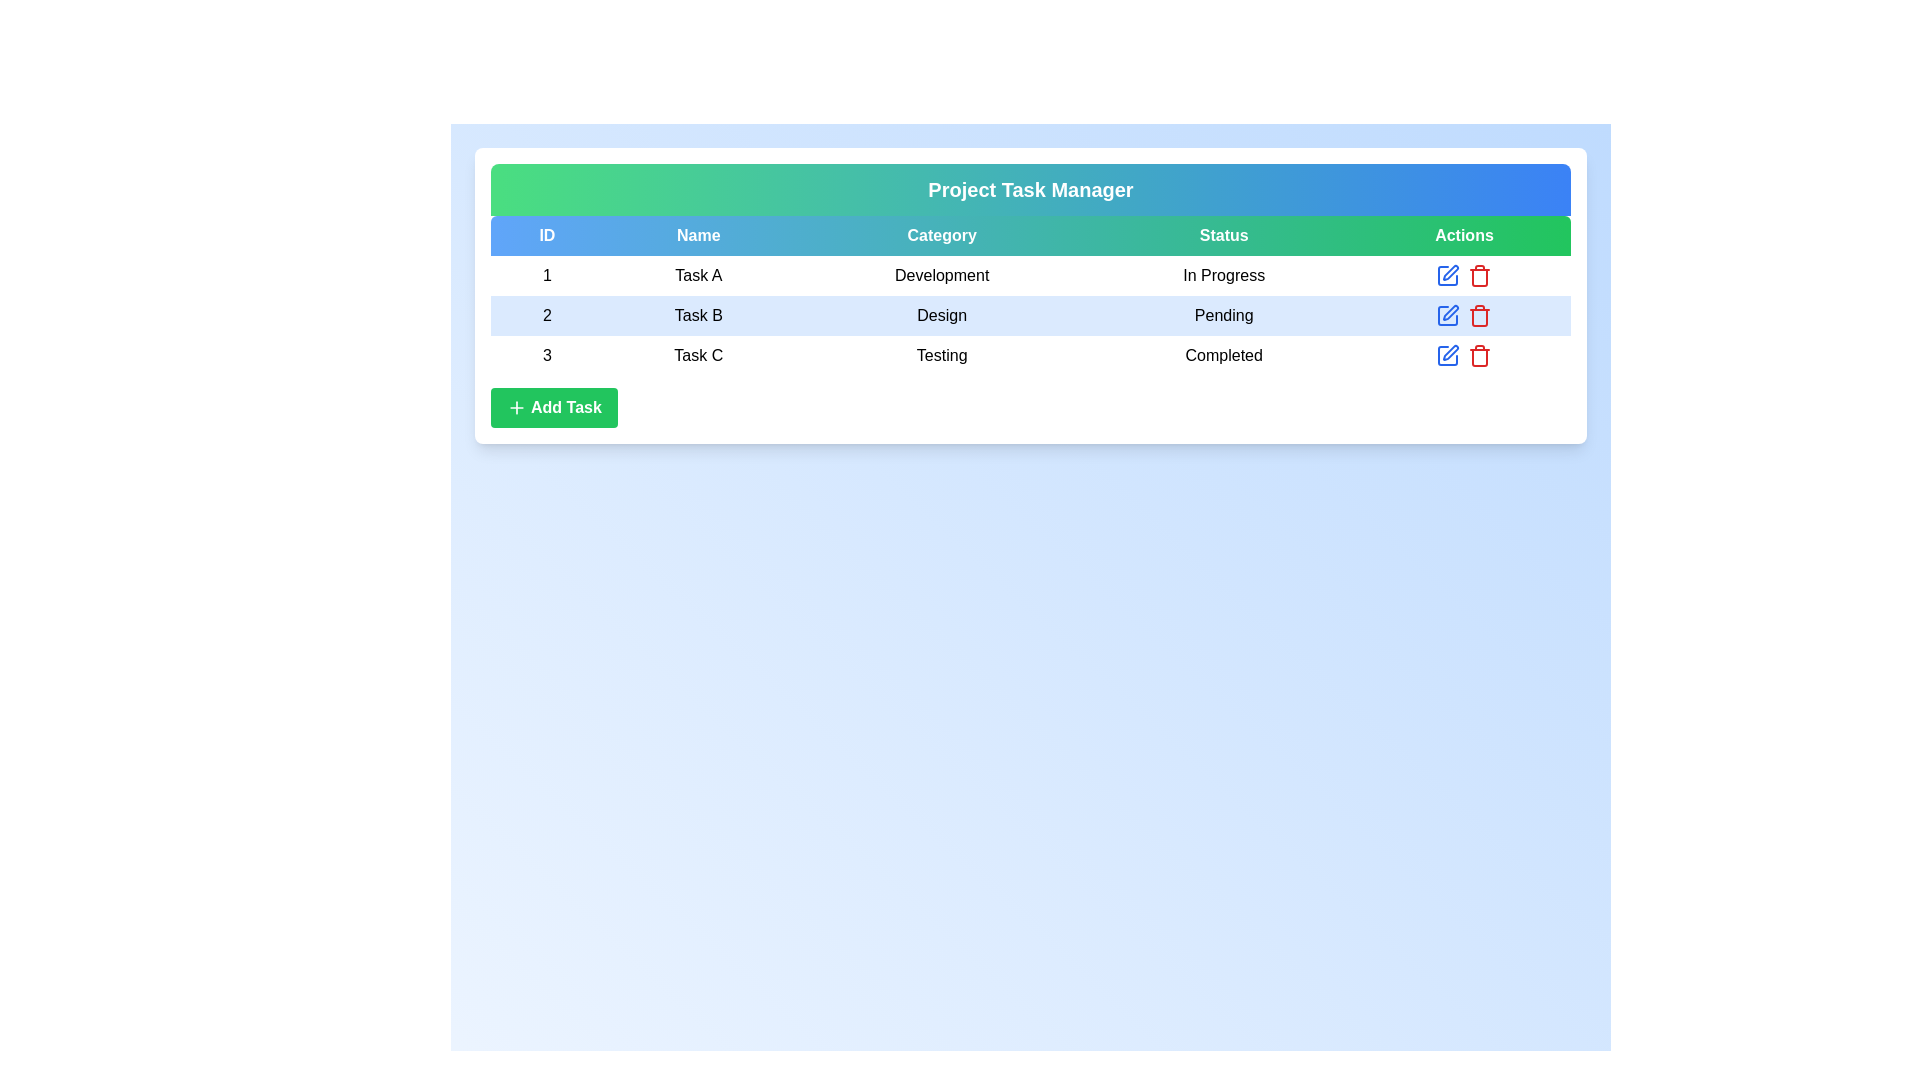  I want to click on the 'Edit' icon for the task with ID 3, so click(1448, 354).